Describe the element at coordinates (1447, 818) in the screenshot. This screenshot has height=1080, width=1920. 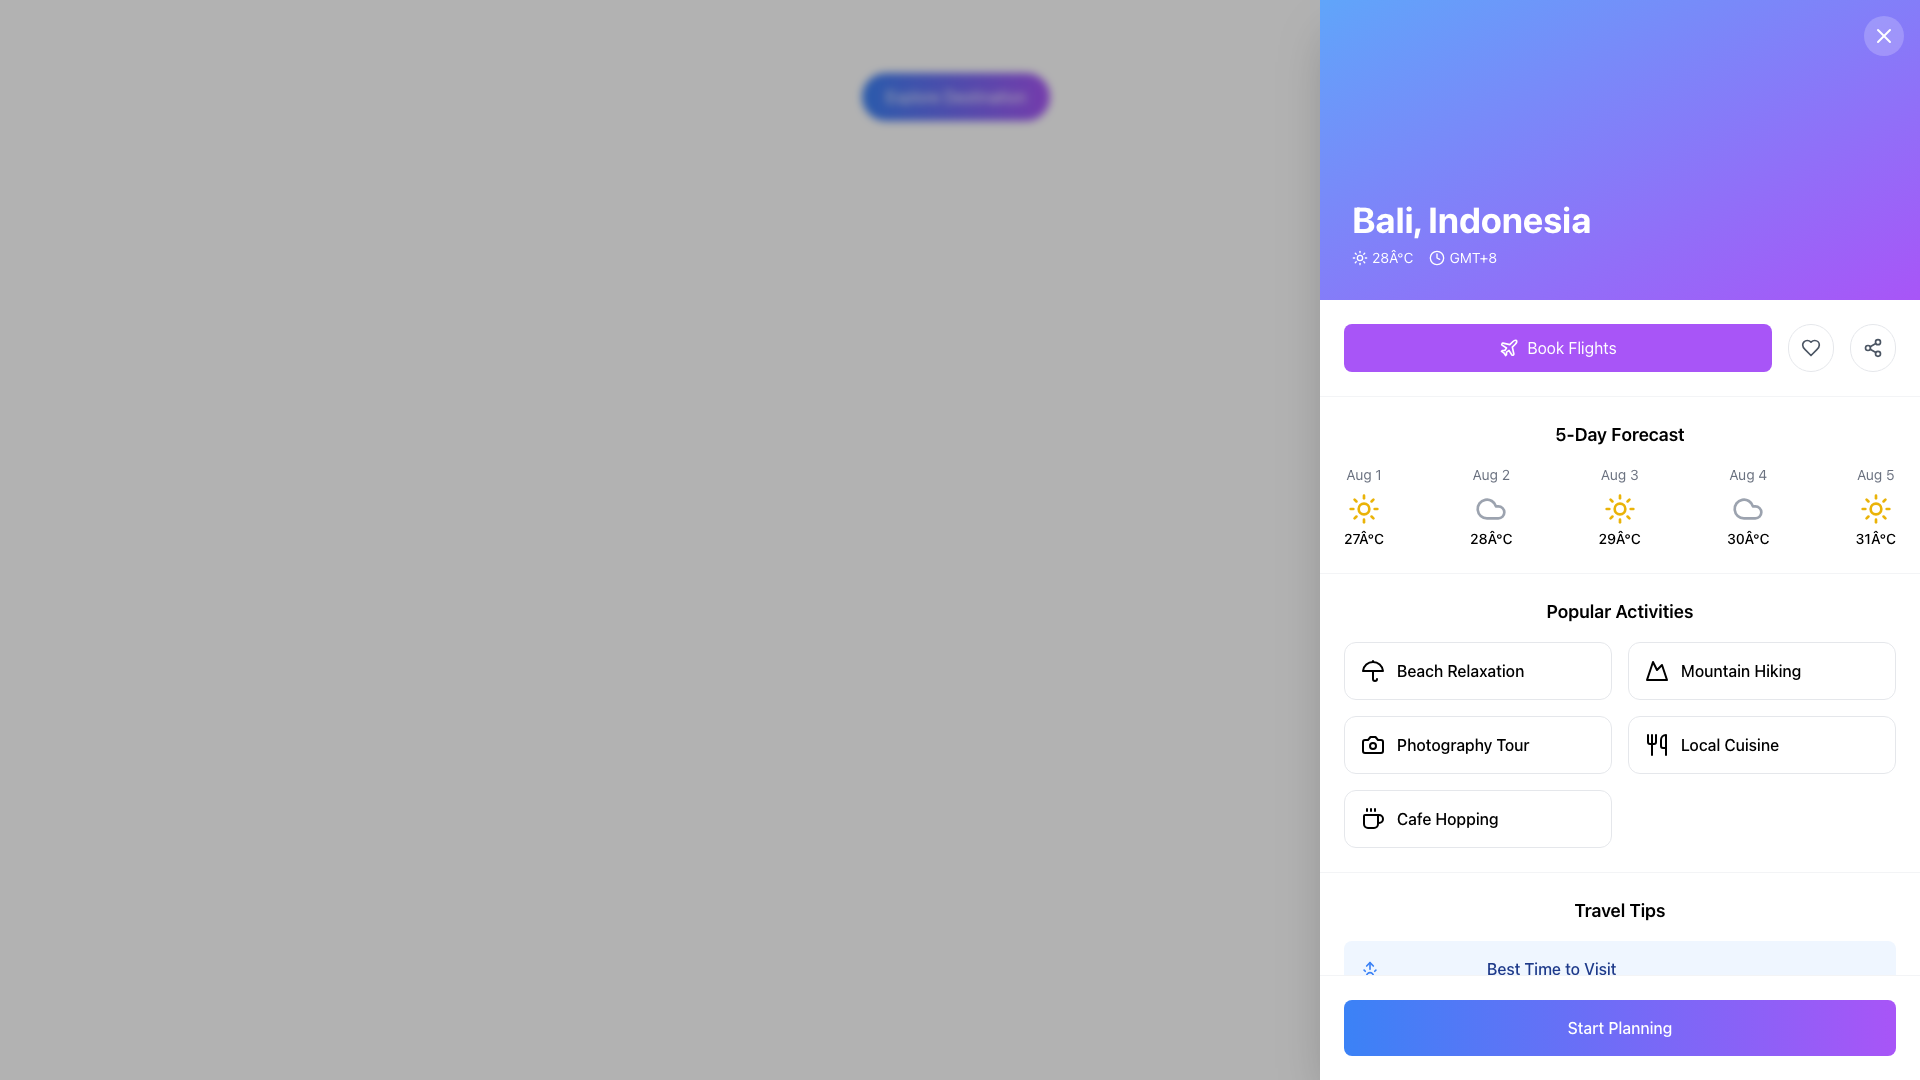
I see `the clickable text label 'Cafe Hopping' located under the 'Popular Activities' section` at that location.